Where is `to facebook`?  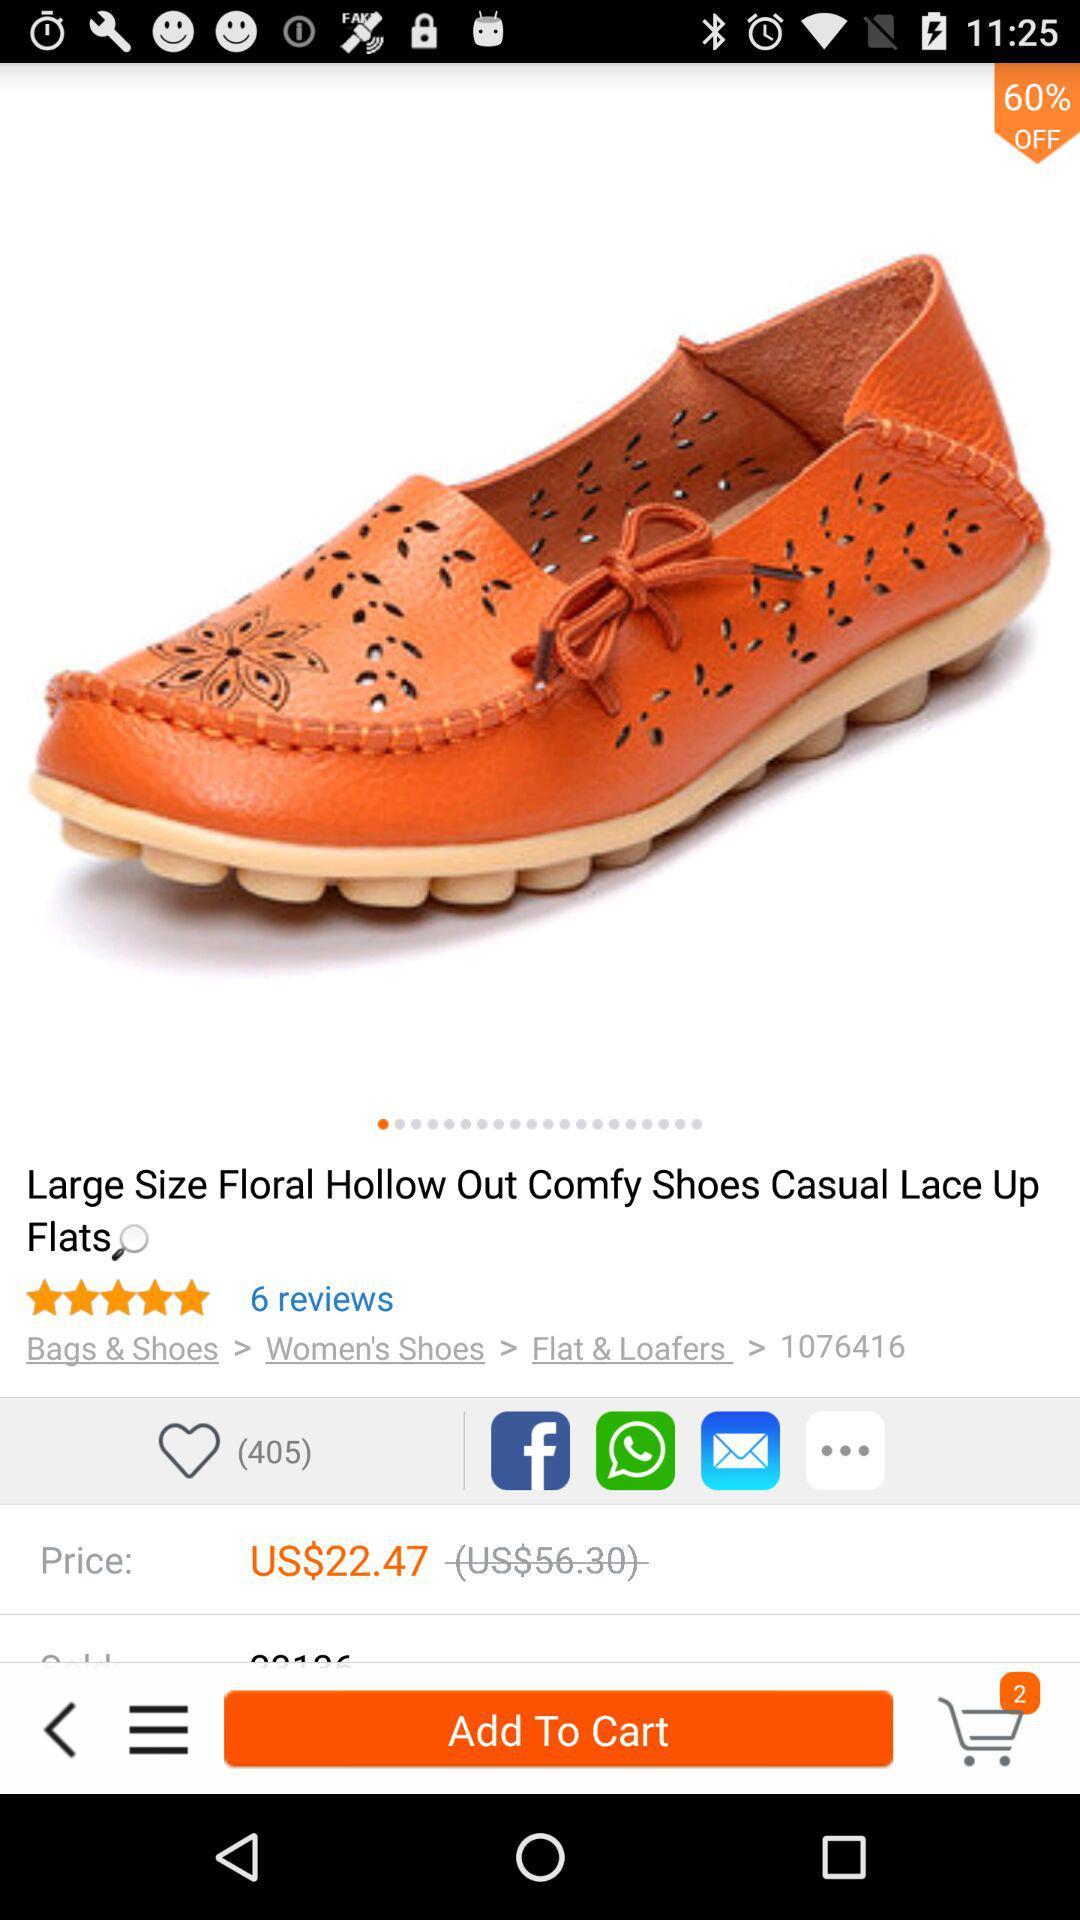
to facebook is located at coordinates (529, 1450).